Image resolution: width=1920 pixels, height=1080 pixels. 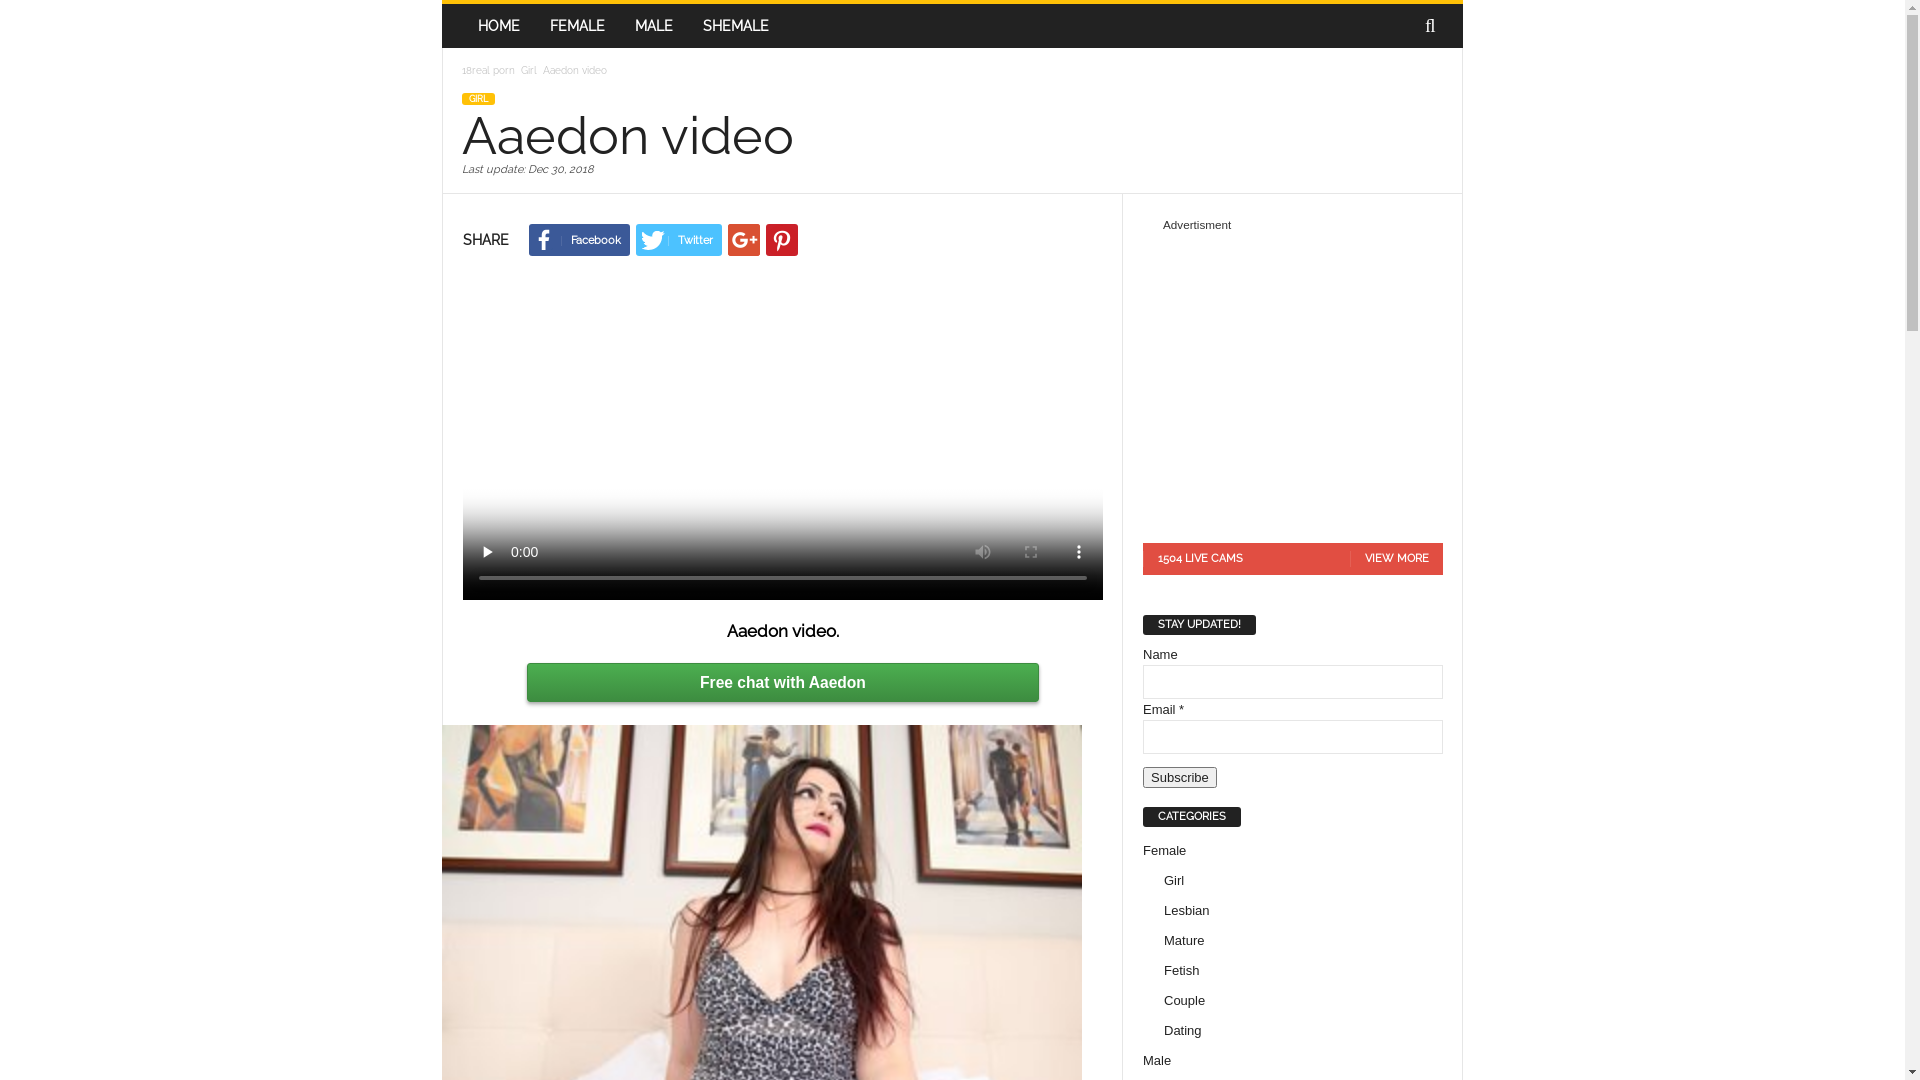 I want to click on 'Dating', so click(x=1163, y=1030).